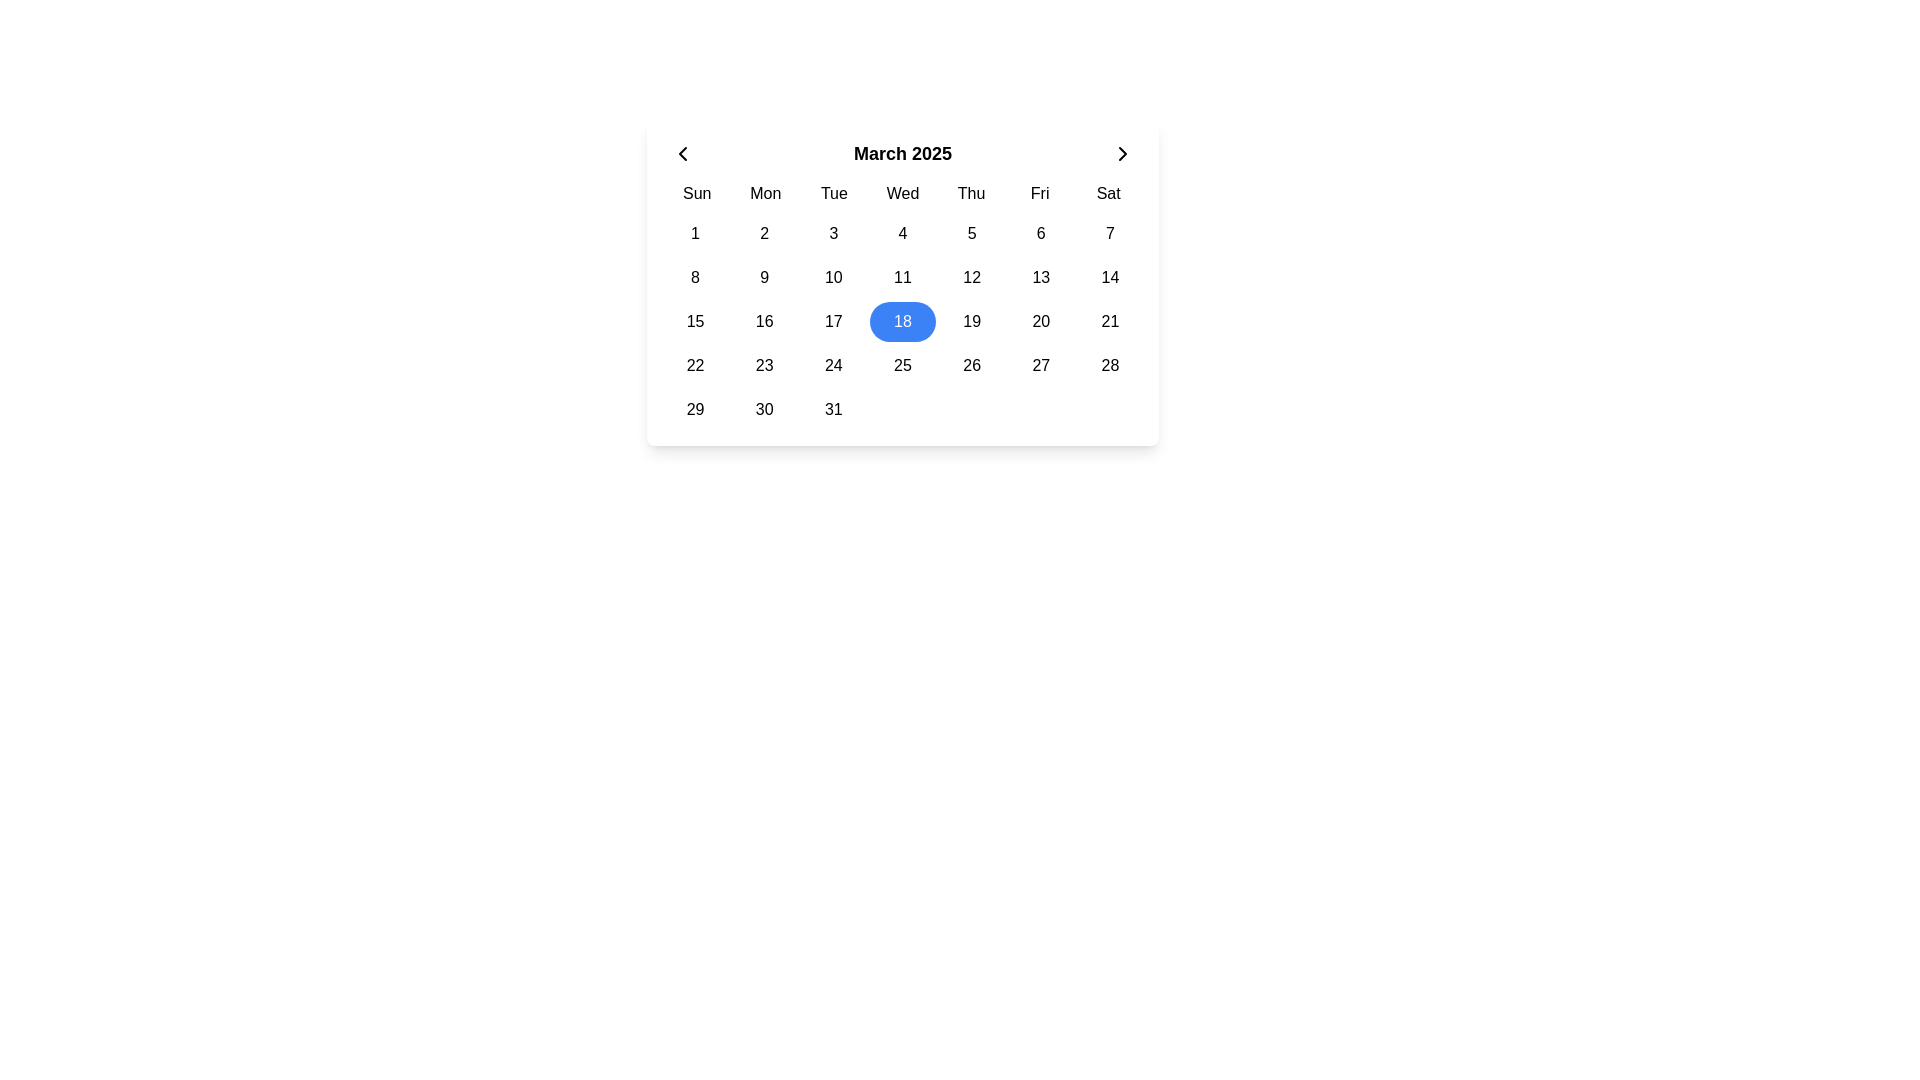 This screenshot has height=1080, width=1920. Describe the element at coordinates (1040, 366) in the screenshot. I see `the button representing the 27th day in the calendar` at that location.